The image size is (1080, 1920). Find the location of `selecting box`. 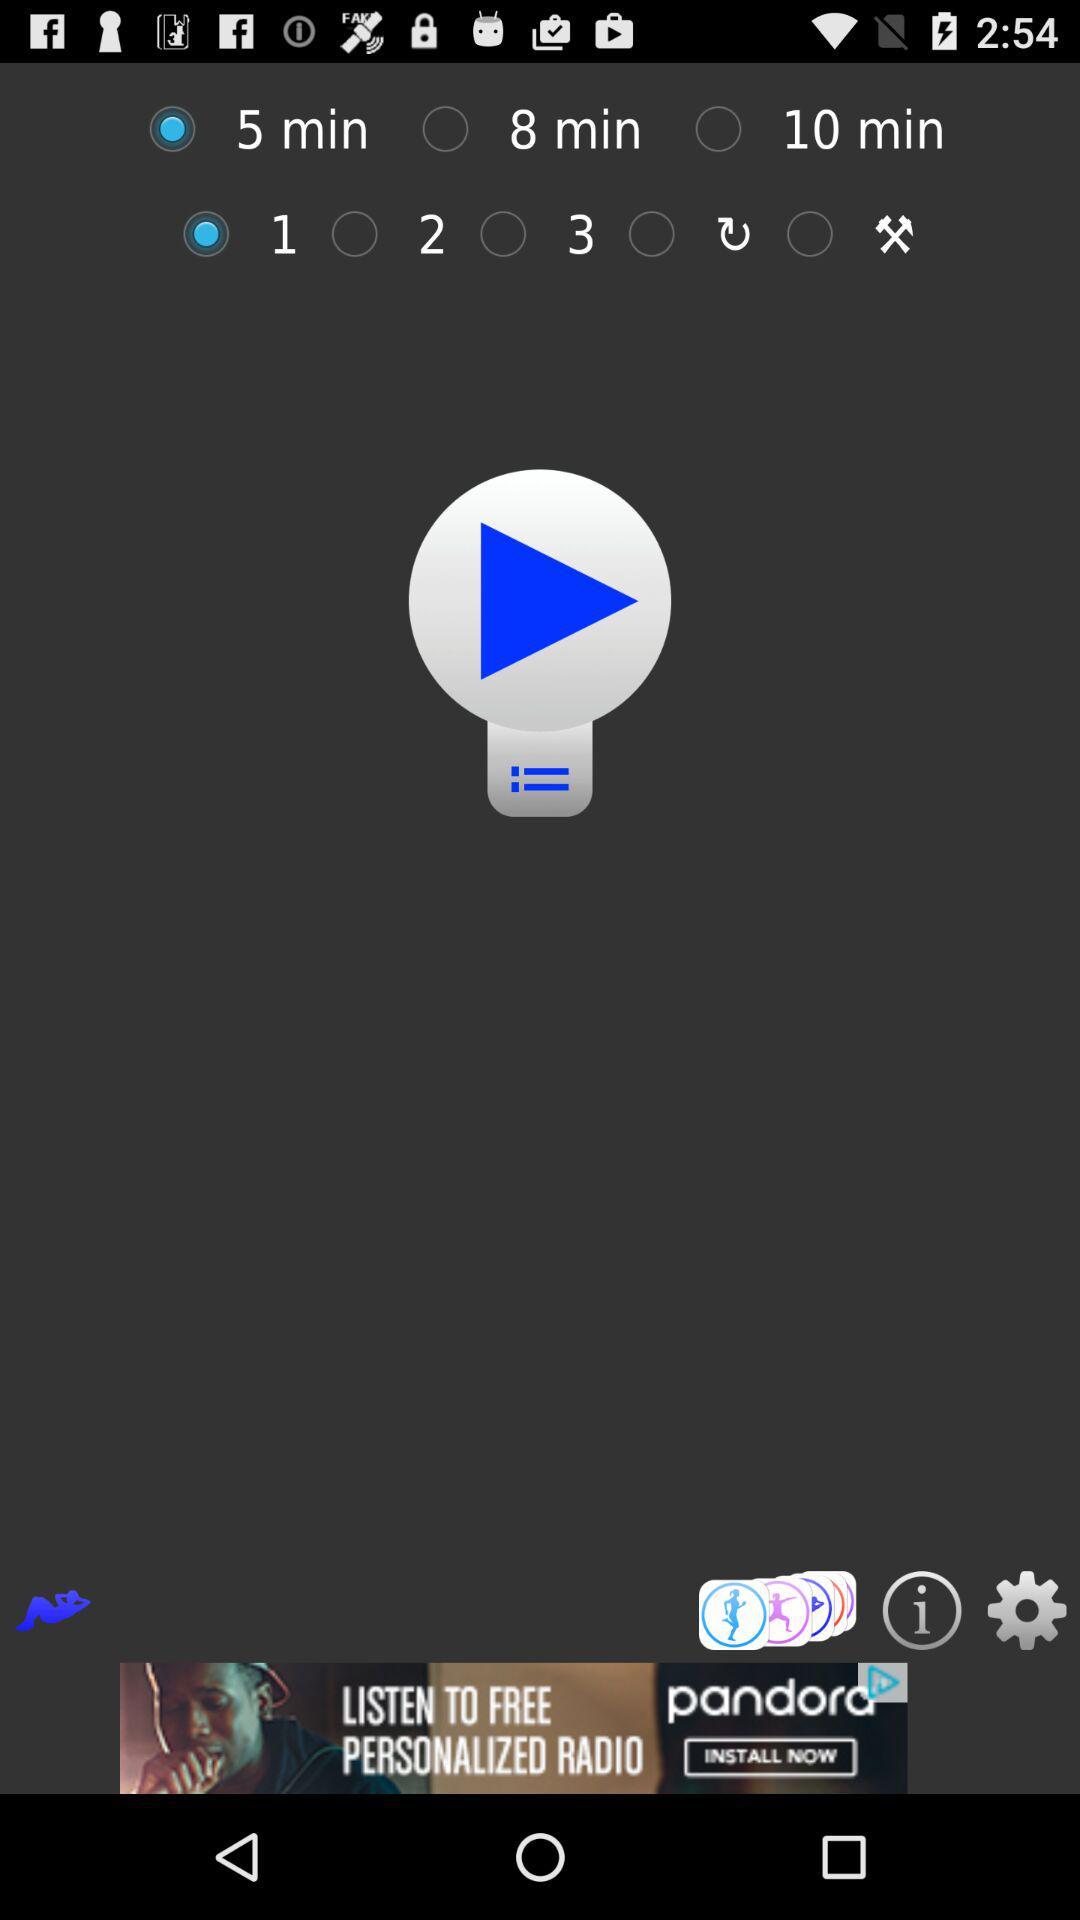

selecting box is located at coordinates (455, 128).